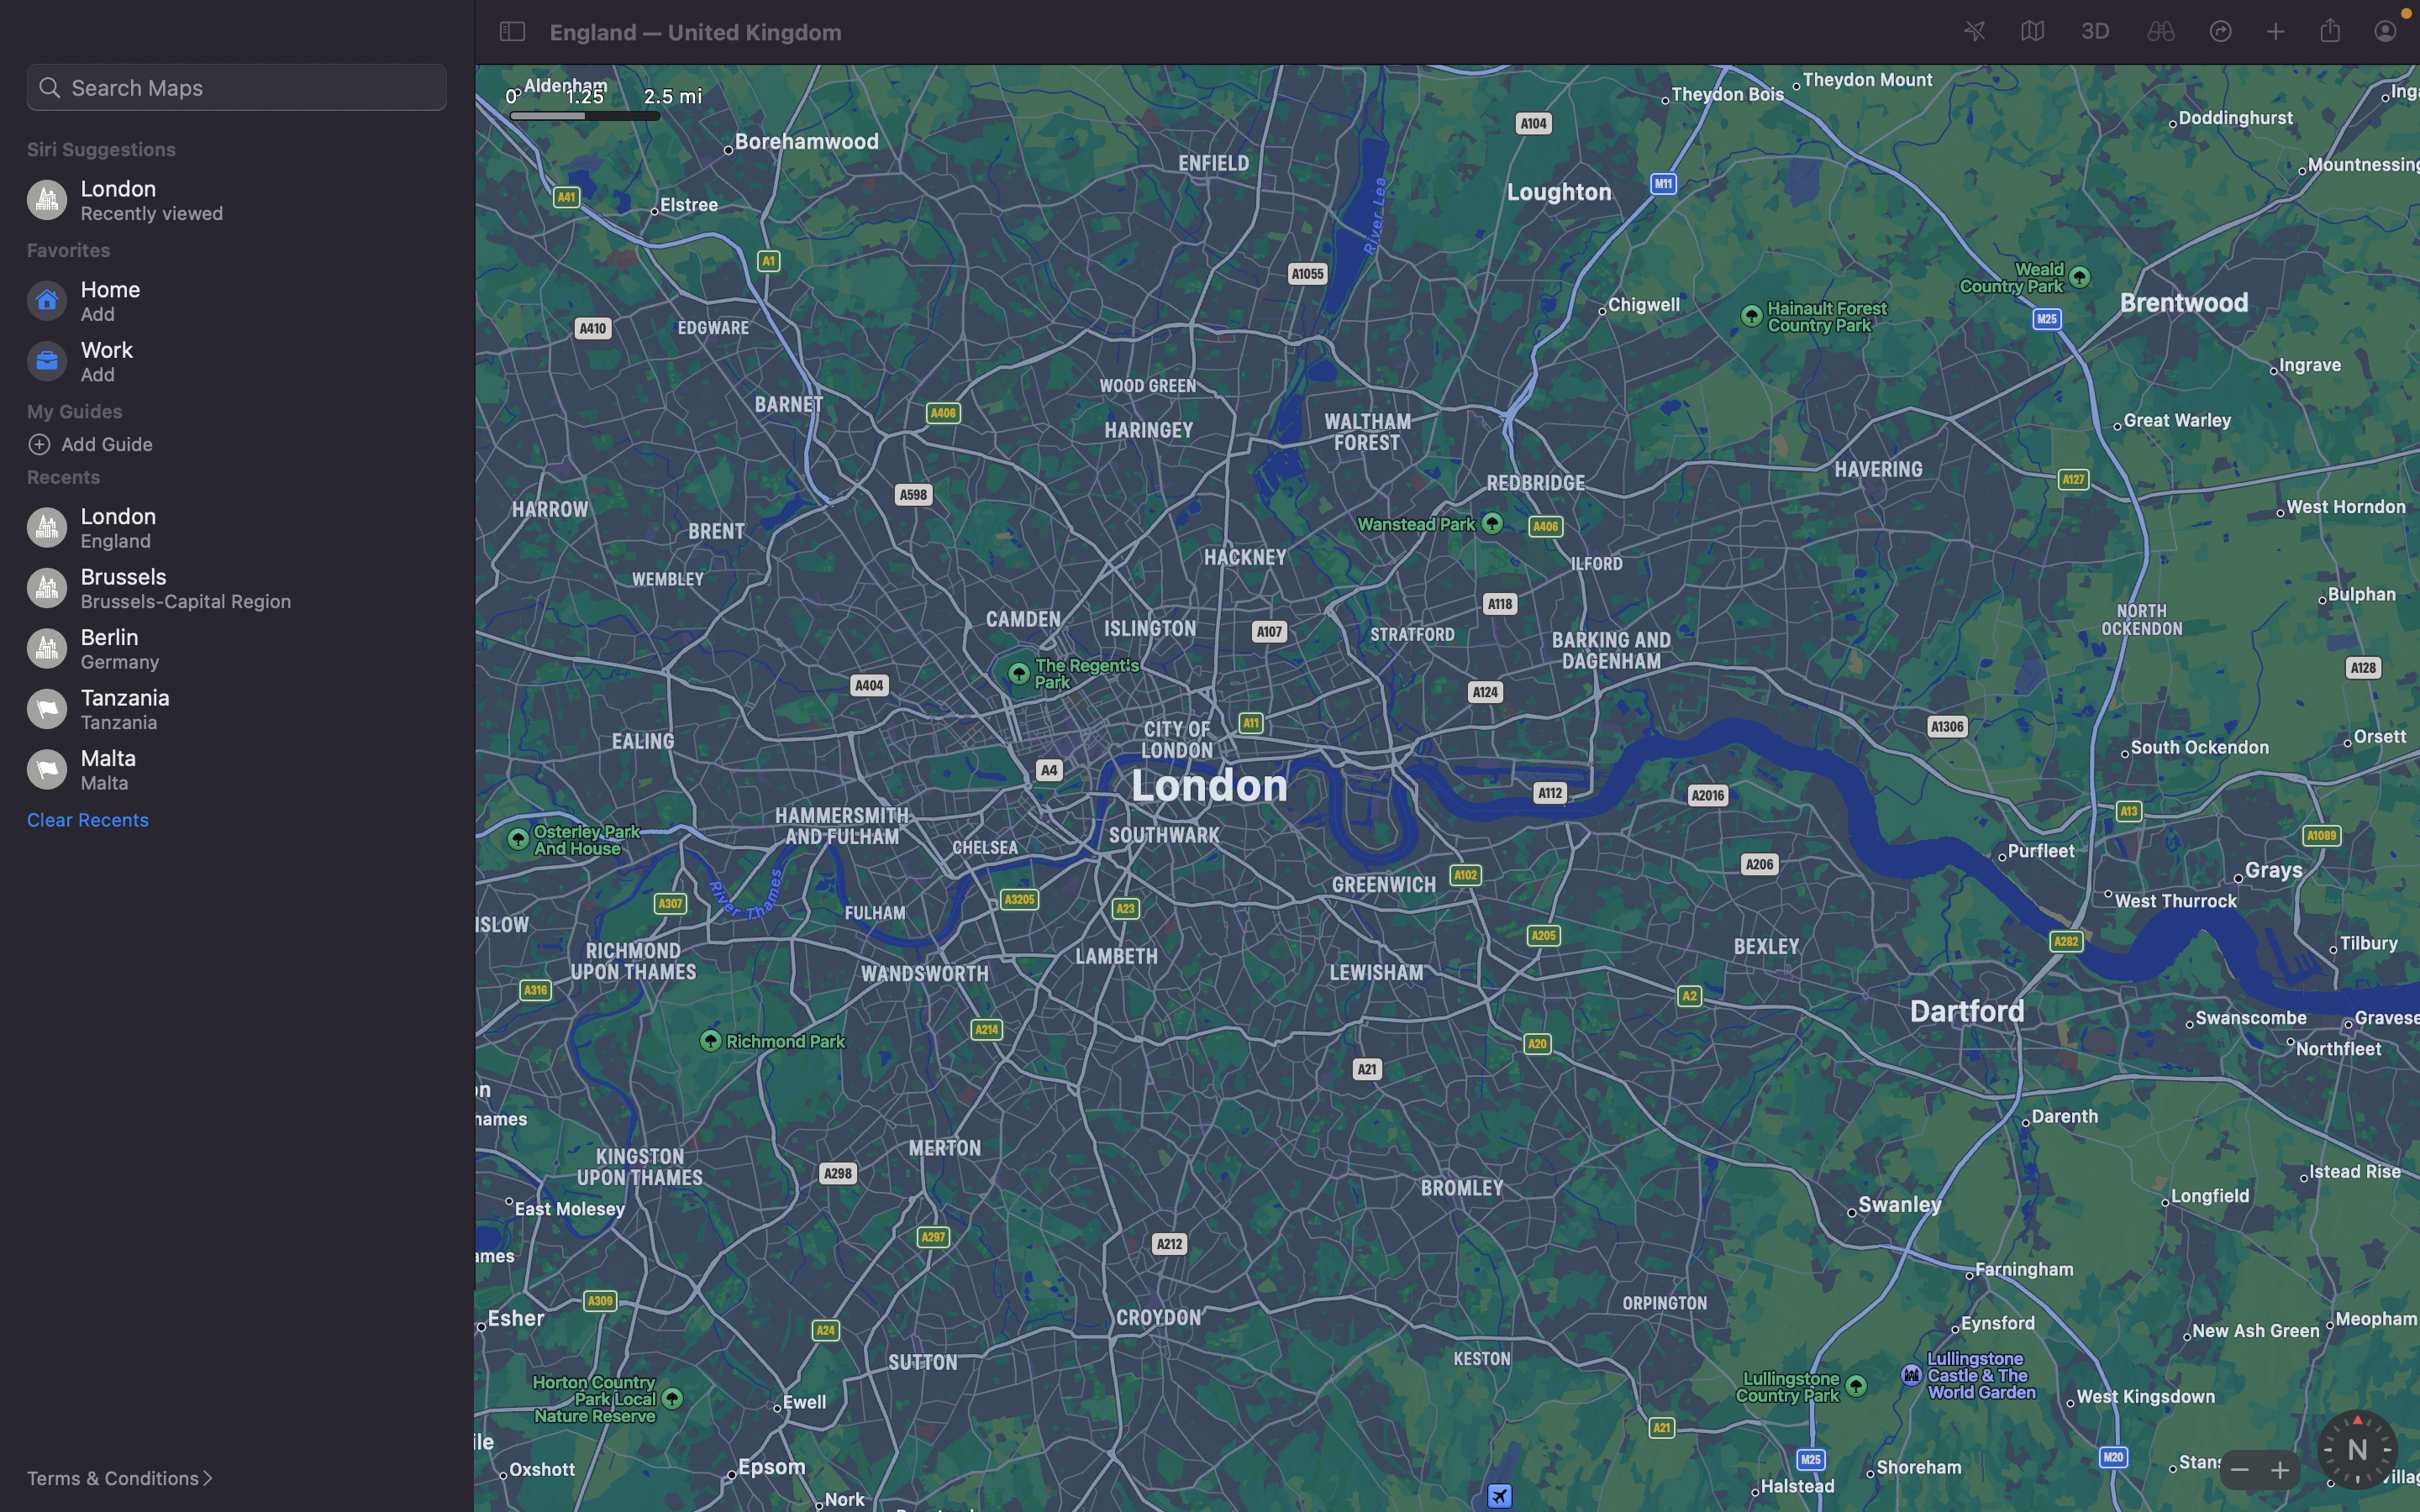  Describe the element at coordinates (244, 443) in the screenshot. I see `a fresh instruction for sightseeing` at that location.